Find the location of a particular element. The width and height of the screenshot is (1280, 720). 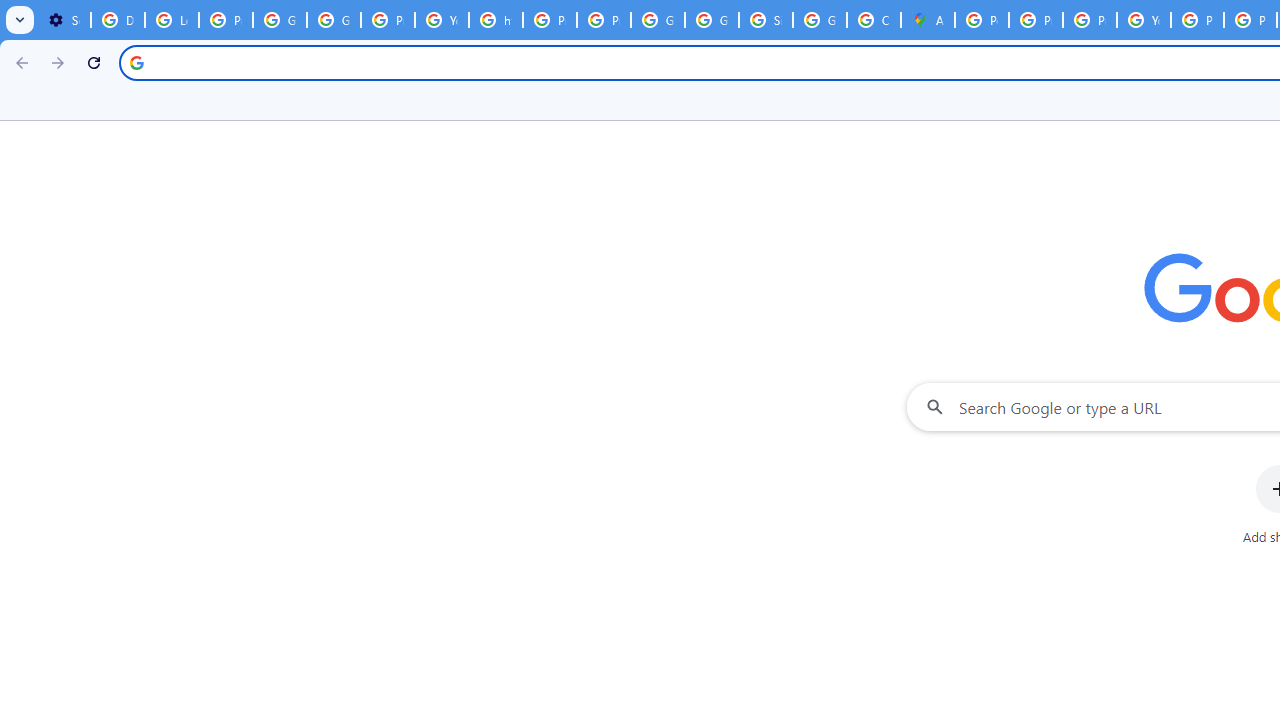

'Sign in - Google Accounts' is located at coordinates (765, 20).